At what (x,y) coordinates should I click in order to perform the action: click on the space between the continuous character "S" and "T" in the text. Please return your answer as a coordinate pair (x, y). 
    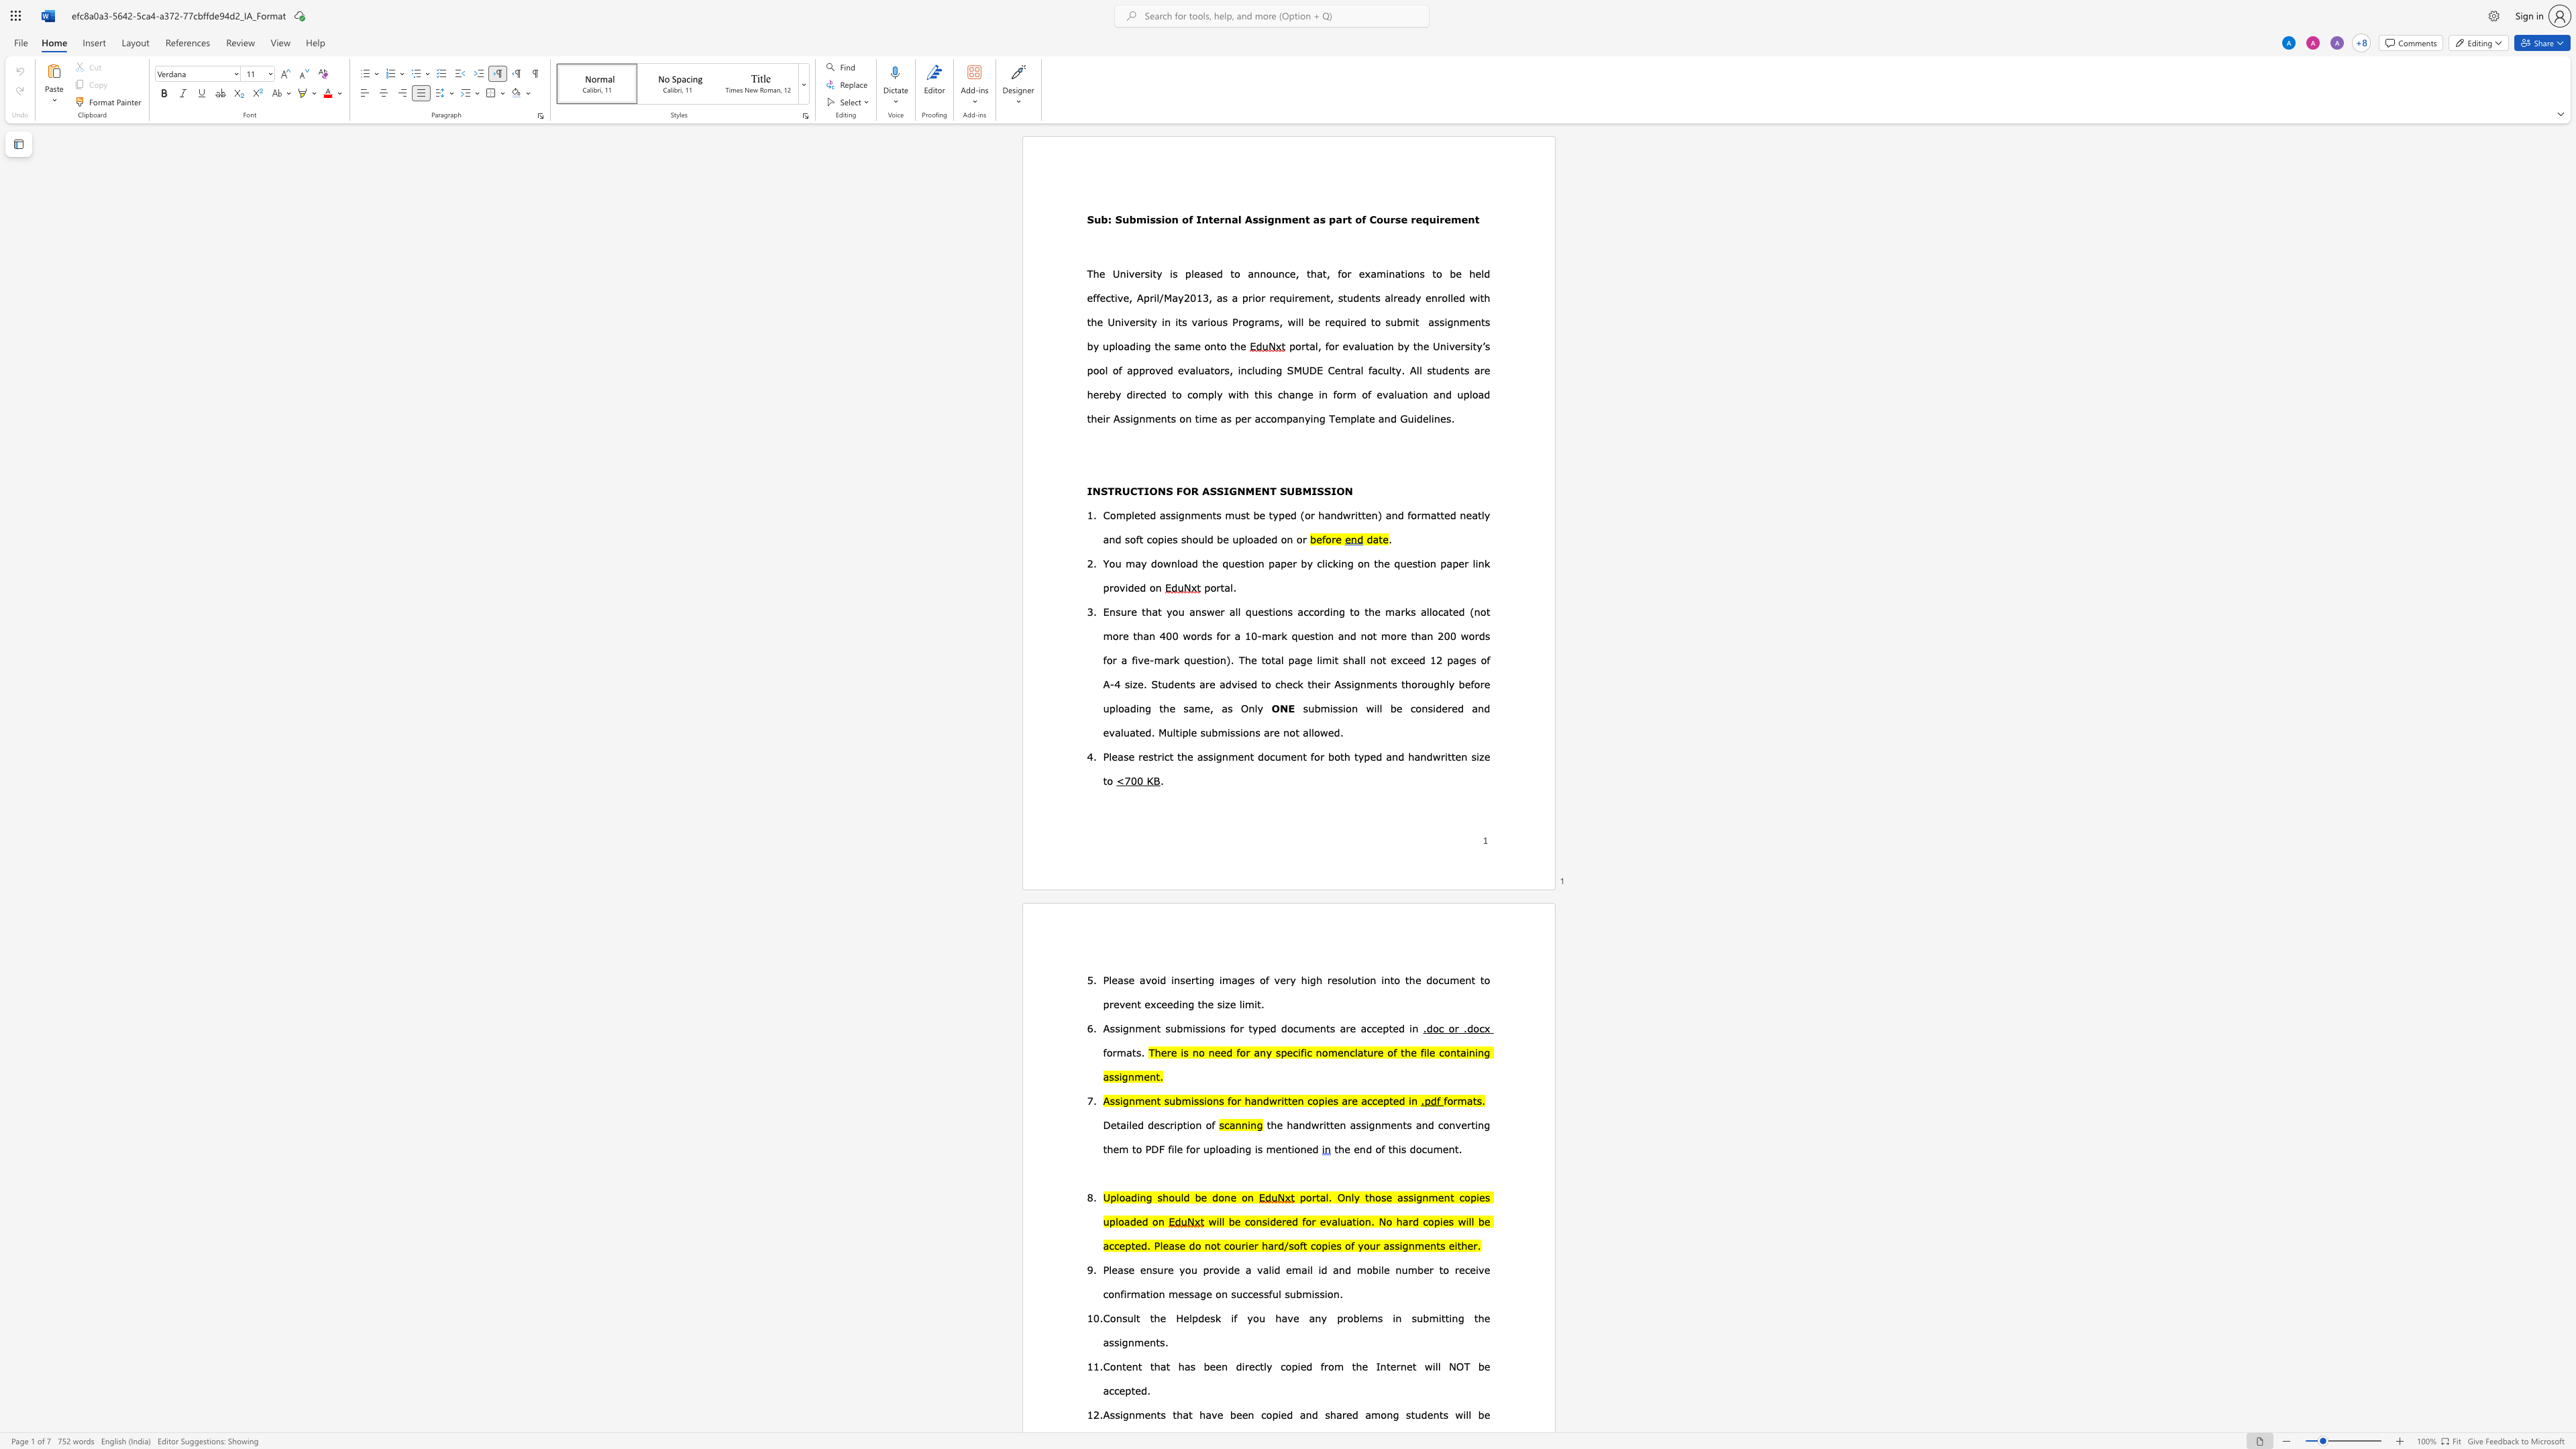
    Looking at the image, I should click on (1107, 490).